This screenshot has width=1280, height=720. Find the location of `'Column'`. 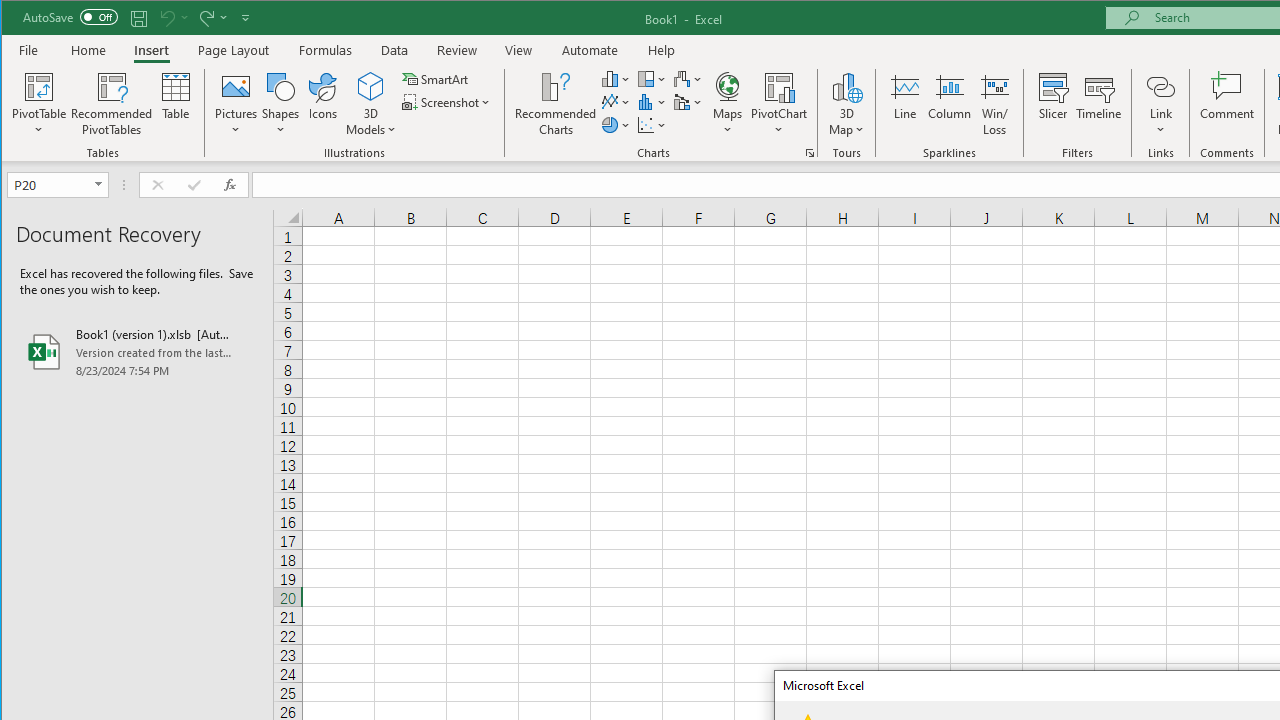

'Column' is located at coordinates (948, 104).